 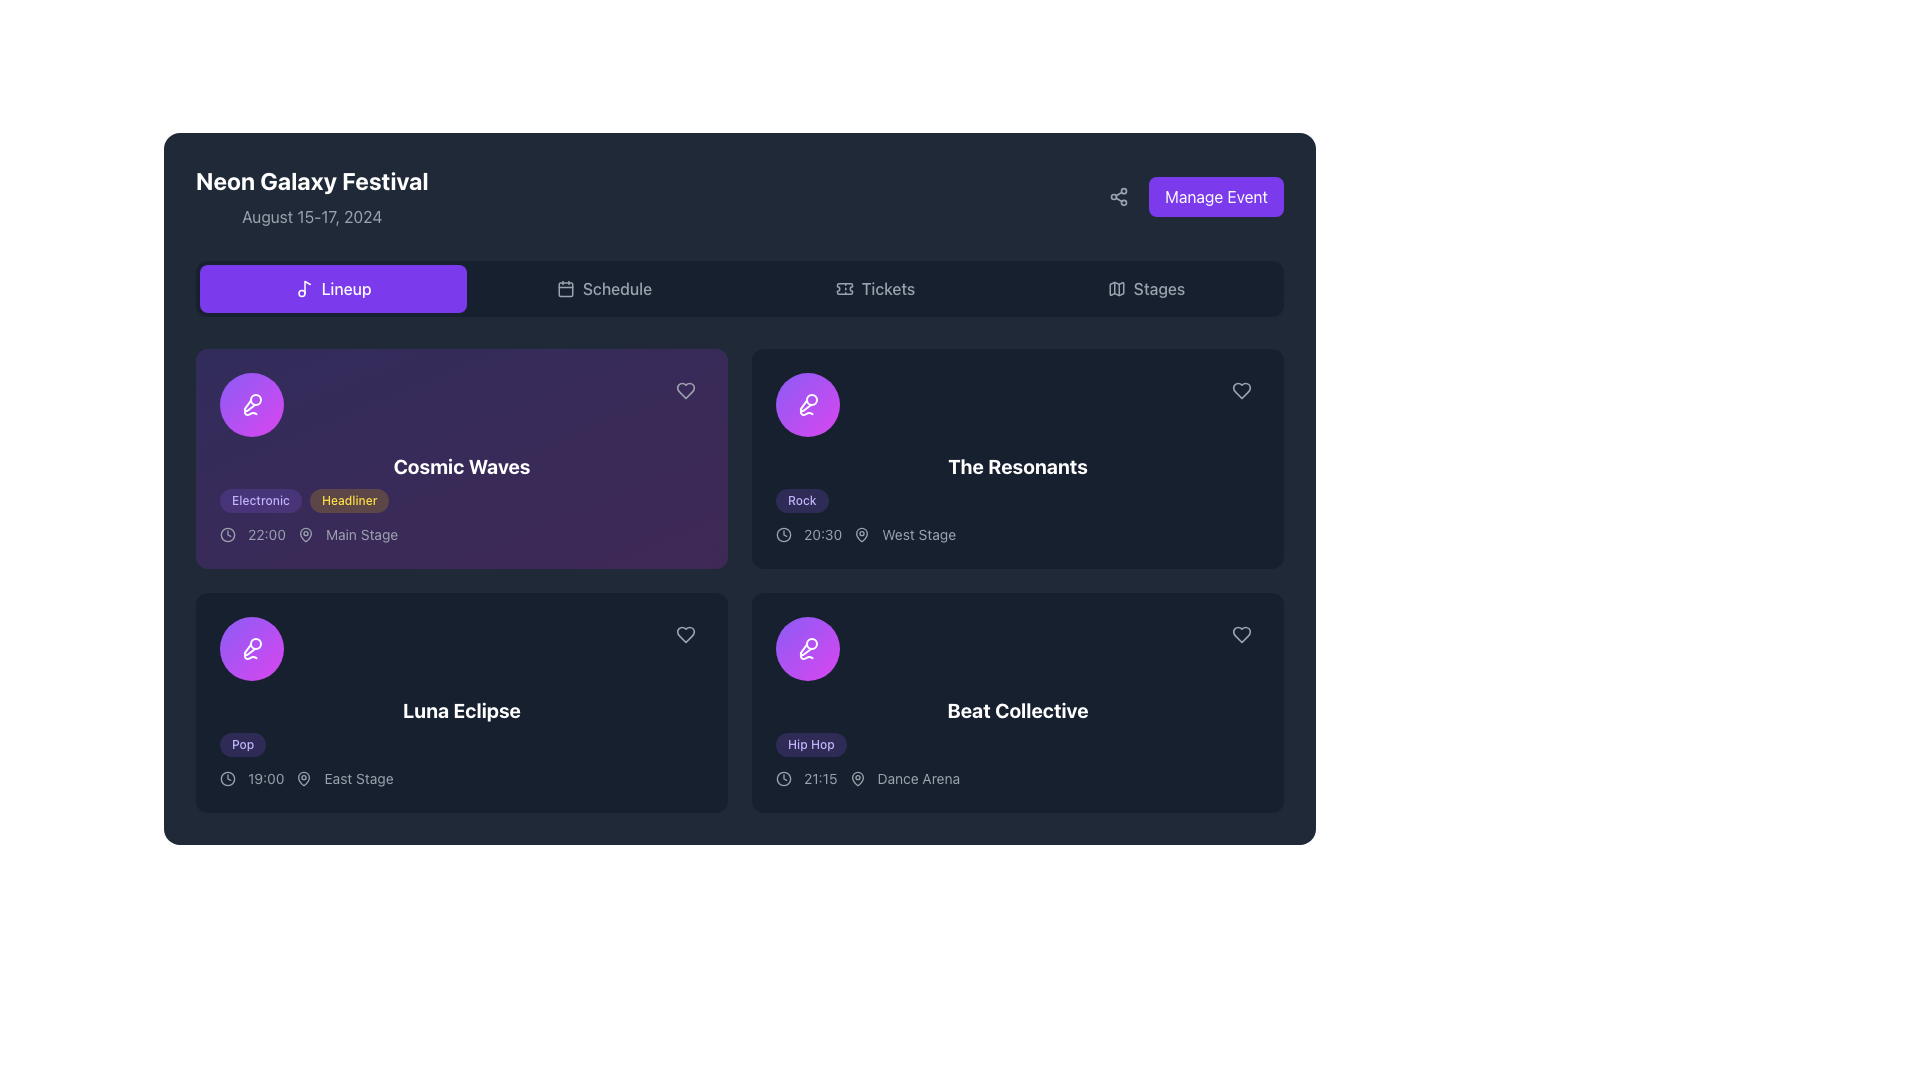 What do you see at coordinates (616, 289) in the screenshot?
I see `the text label displaying the word 'Schedule' located in the navigation bar` at bounding box center [616, 289].